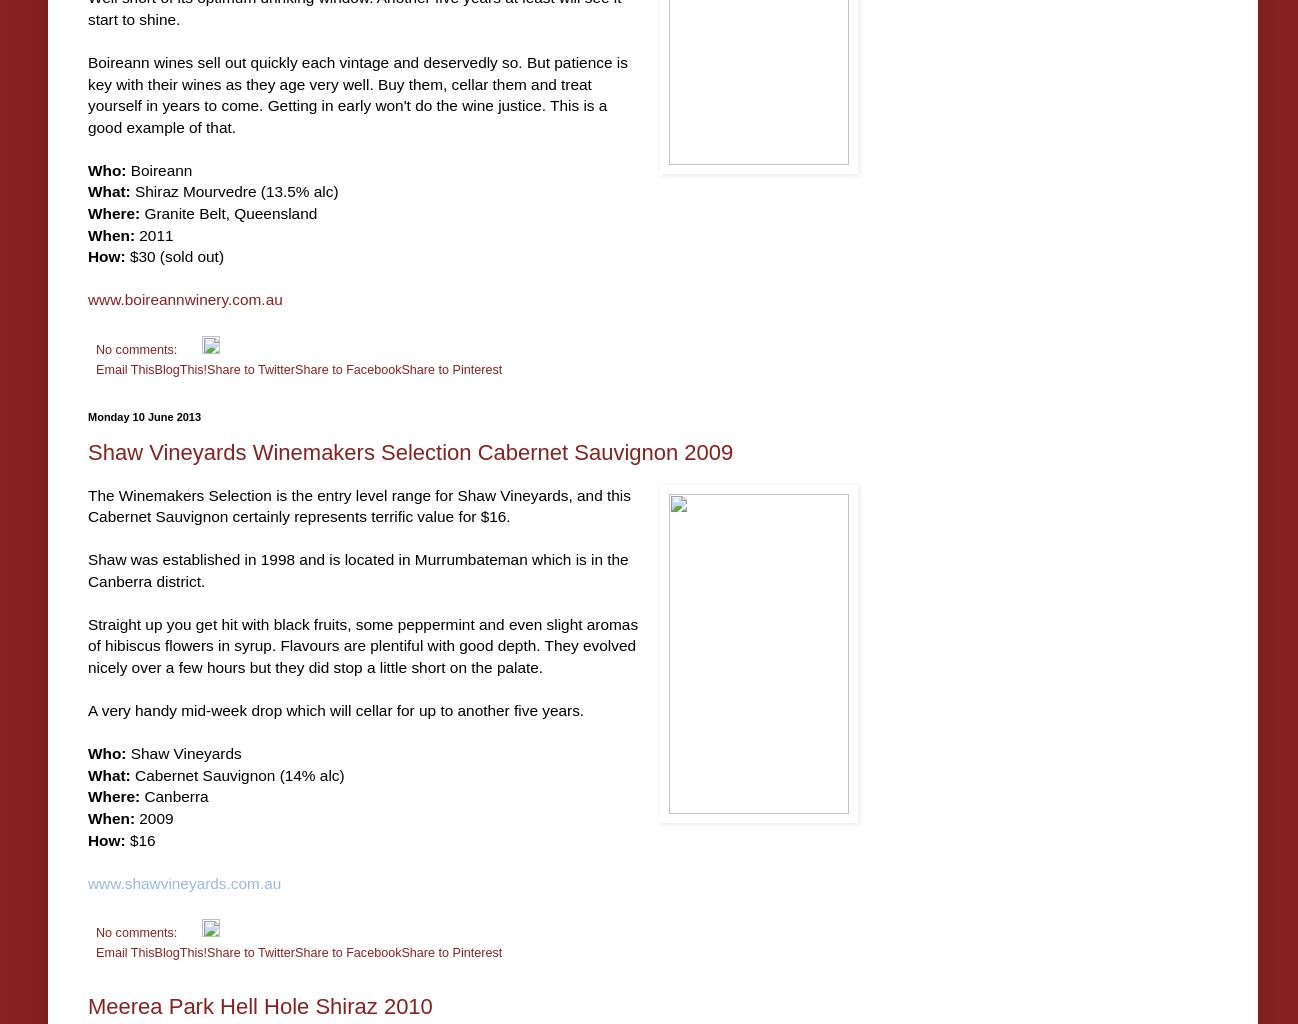  I want to click on 'Boireann wines sell out quickly each vintage and deservedly so. But patience is key with their wines as they age very well. Buy them, cellar them and treat yourself in years to come. Getting in early won't do the wine justice. This is a good example of that.', so click(357, 94).